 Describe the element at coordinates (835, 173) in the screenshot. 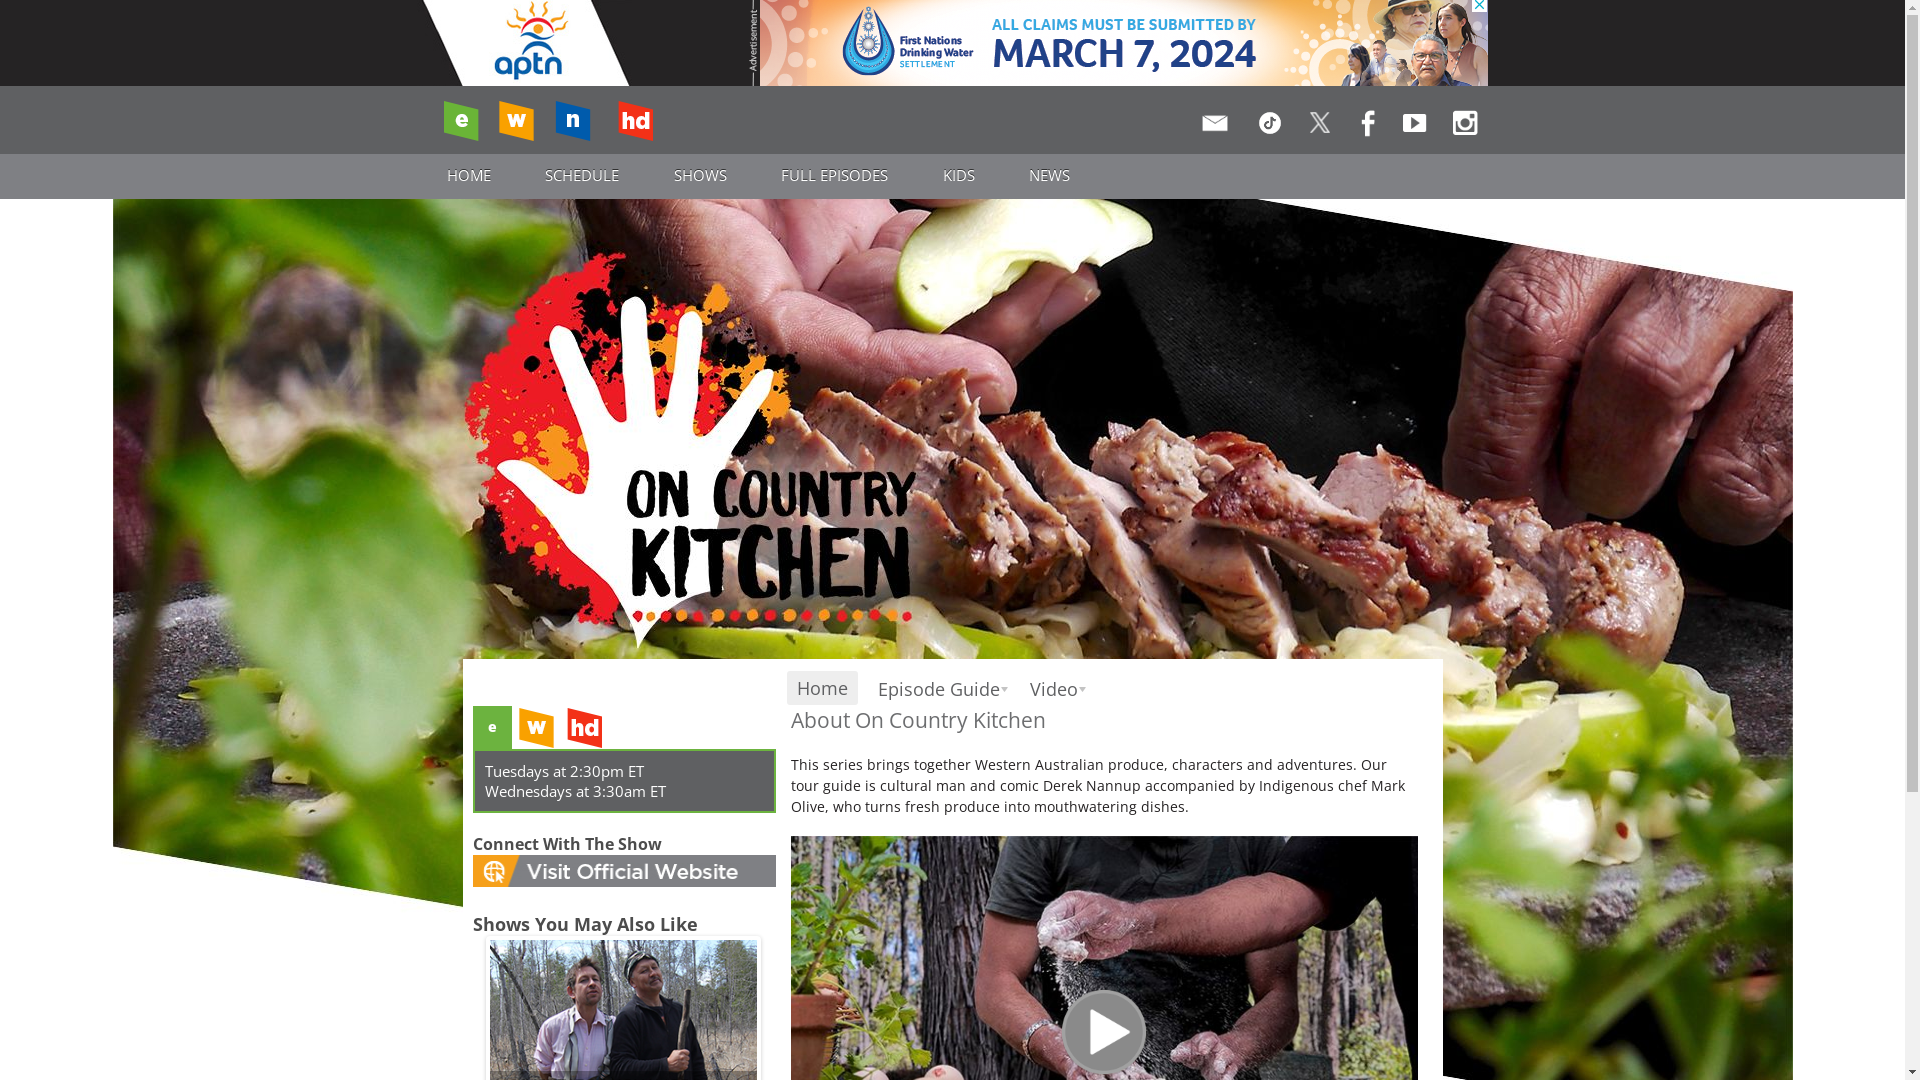

I see `'FULL EPISODES'` at that location.